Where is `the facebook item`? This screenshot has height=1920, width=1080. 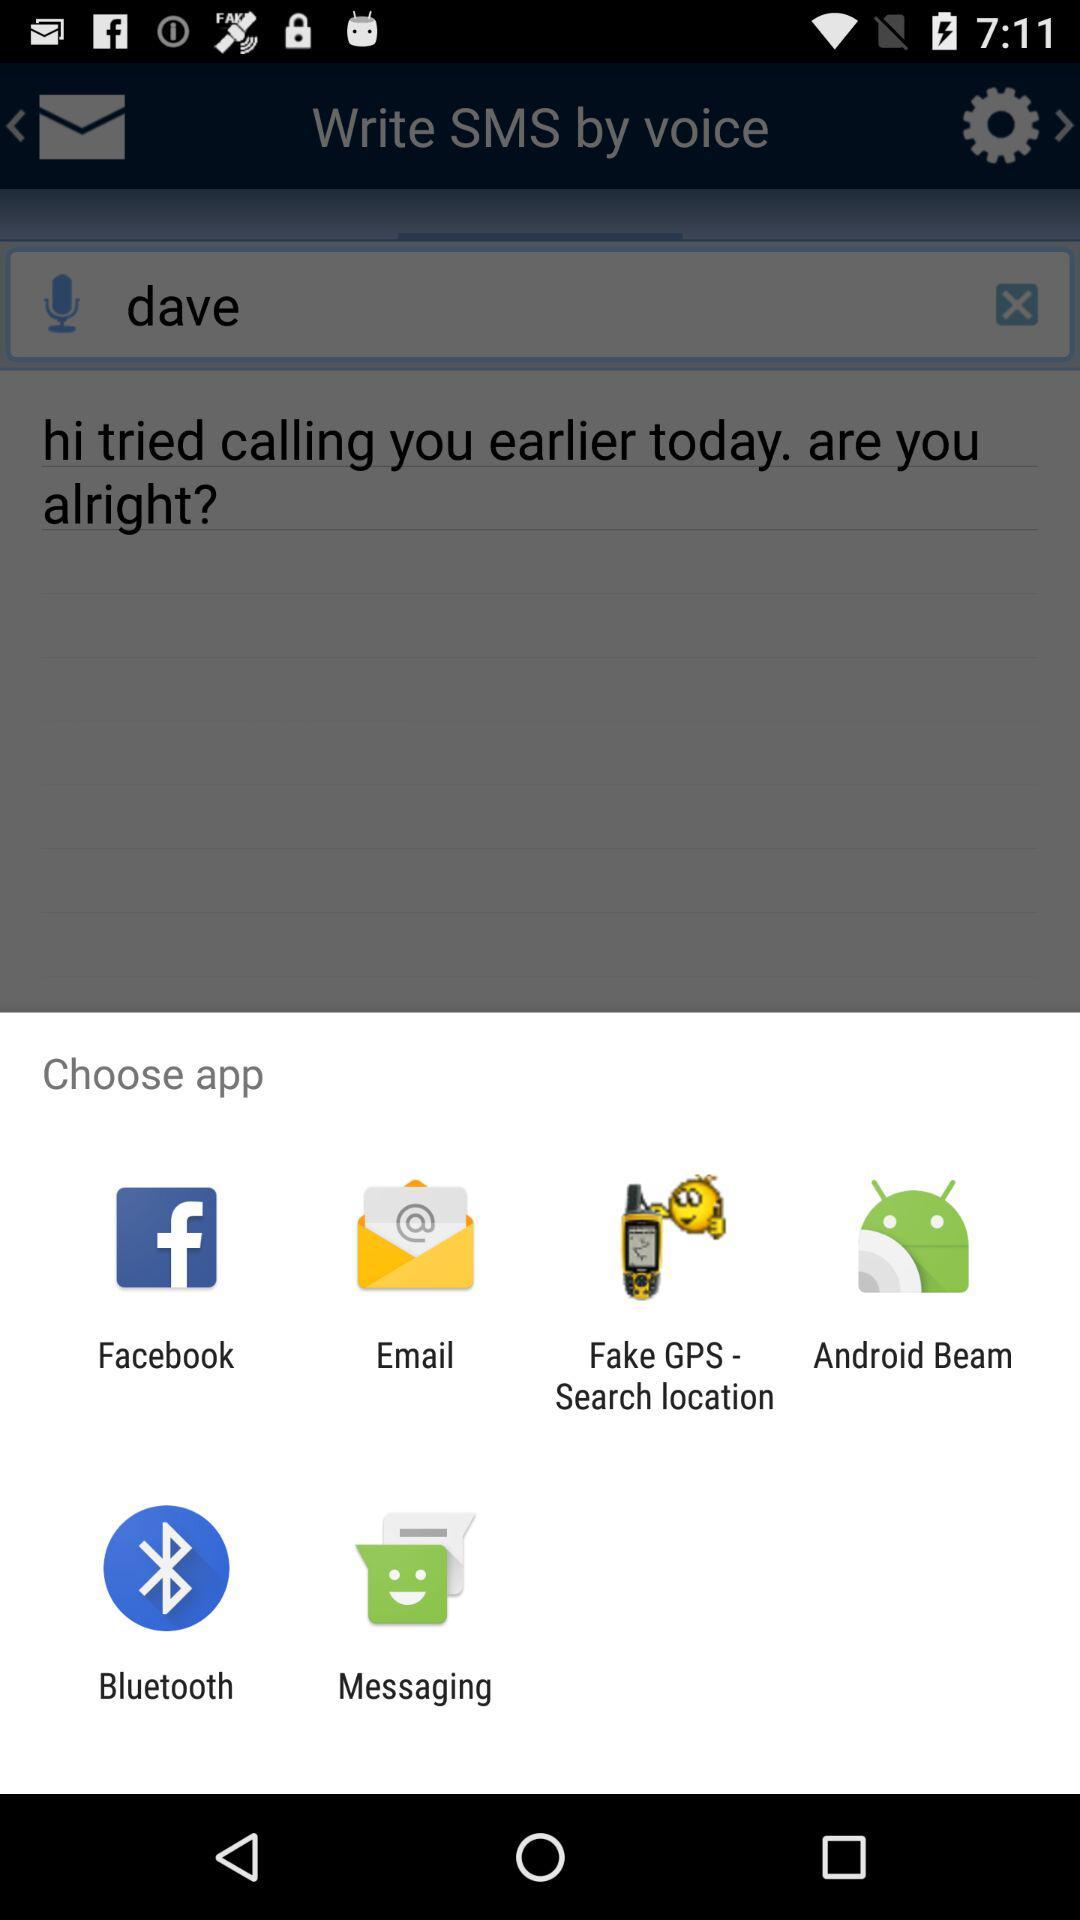 the facebook item is located at coordinates (165, 1374).